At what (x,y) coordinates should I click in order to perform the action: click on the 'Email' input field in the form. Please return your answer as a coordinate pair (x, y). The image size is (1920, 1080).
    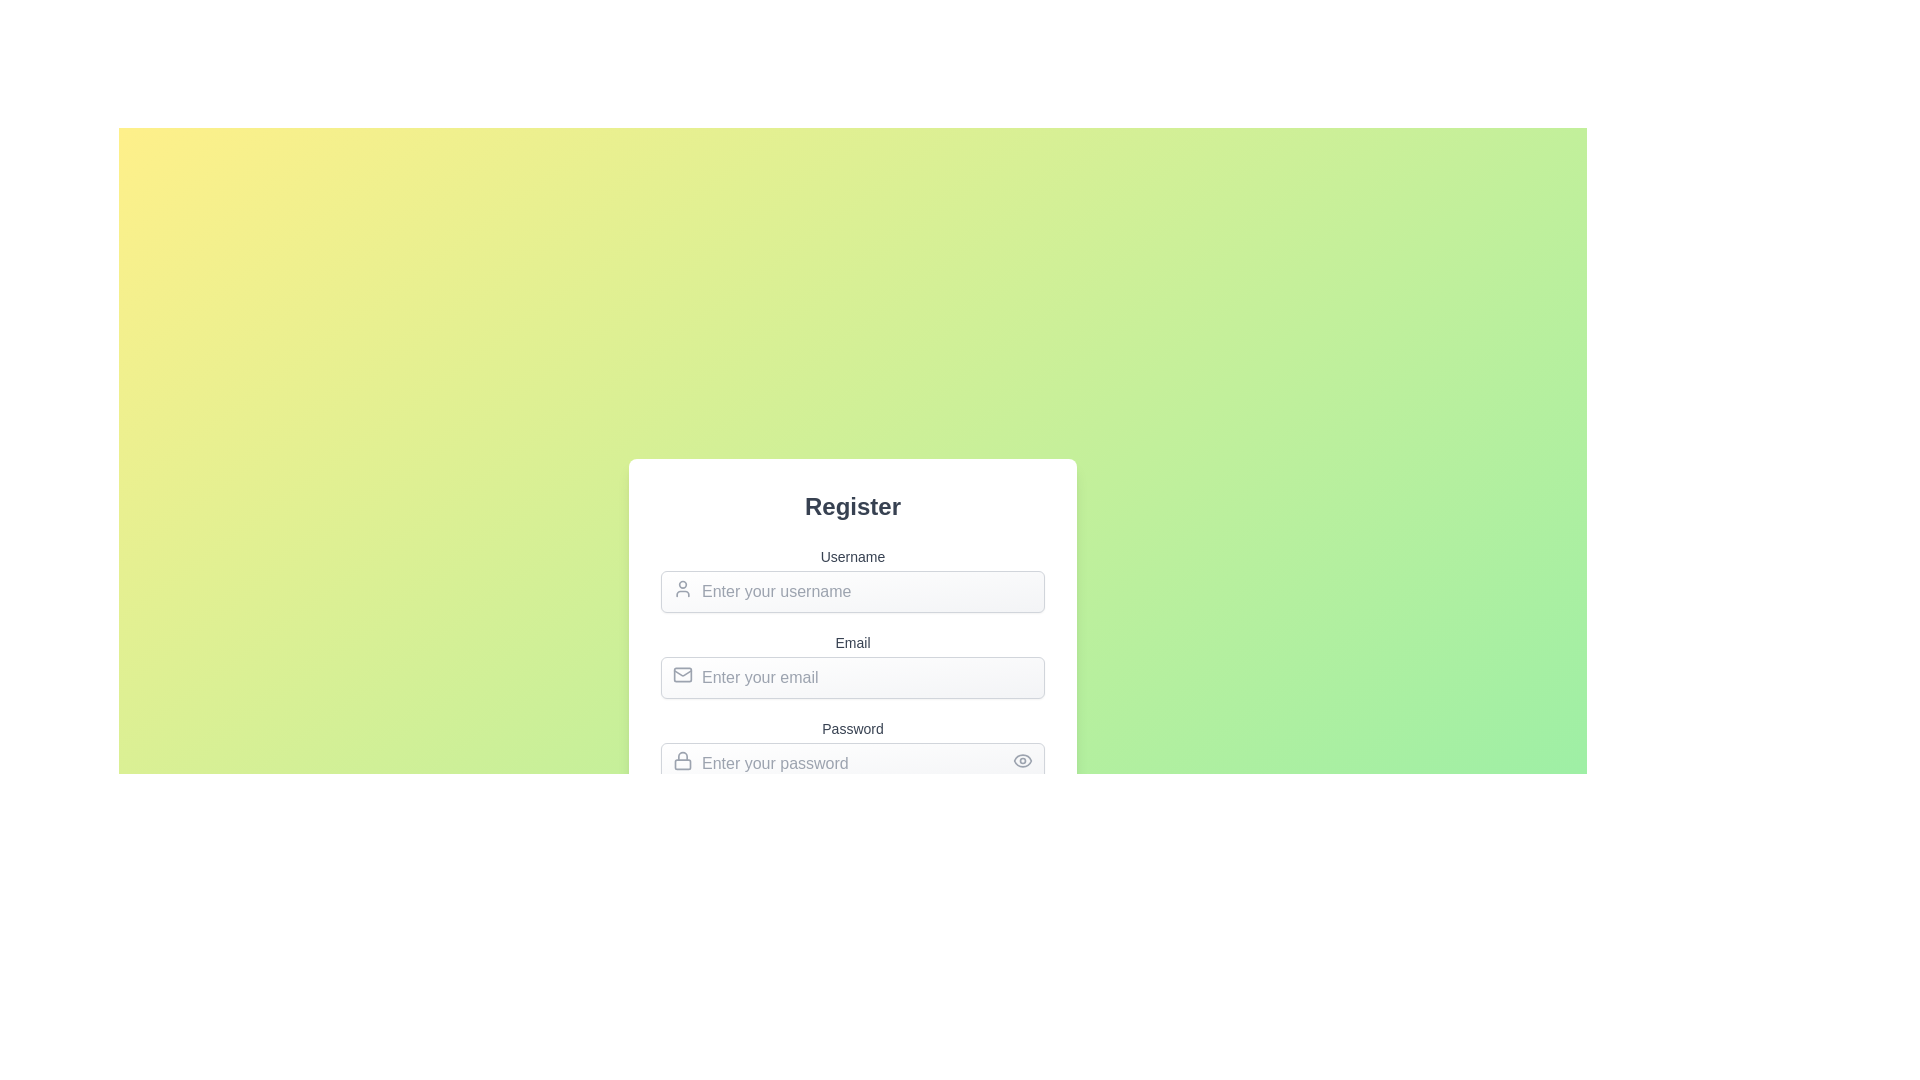
    Looking at the image, I should click on (853, 694).